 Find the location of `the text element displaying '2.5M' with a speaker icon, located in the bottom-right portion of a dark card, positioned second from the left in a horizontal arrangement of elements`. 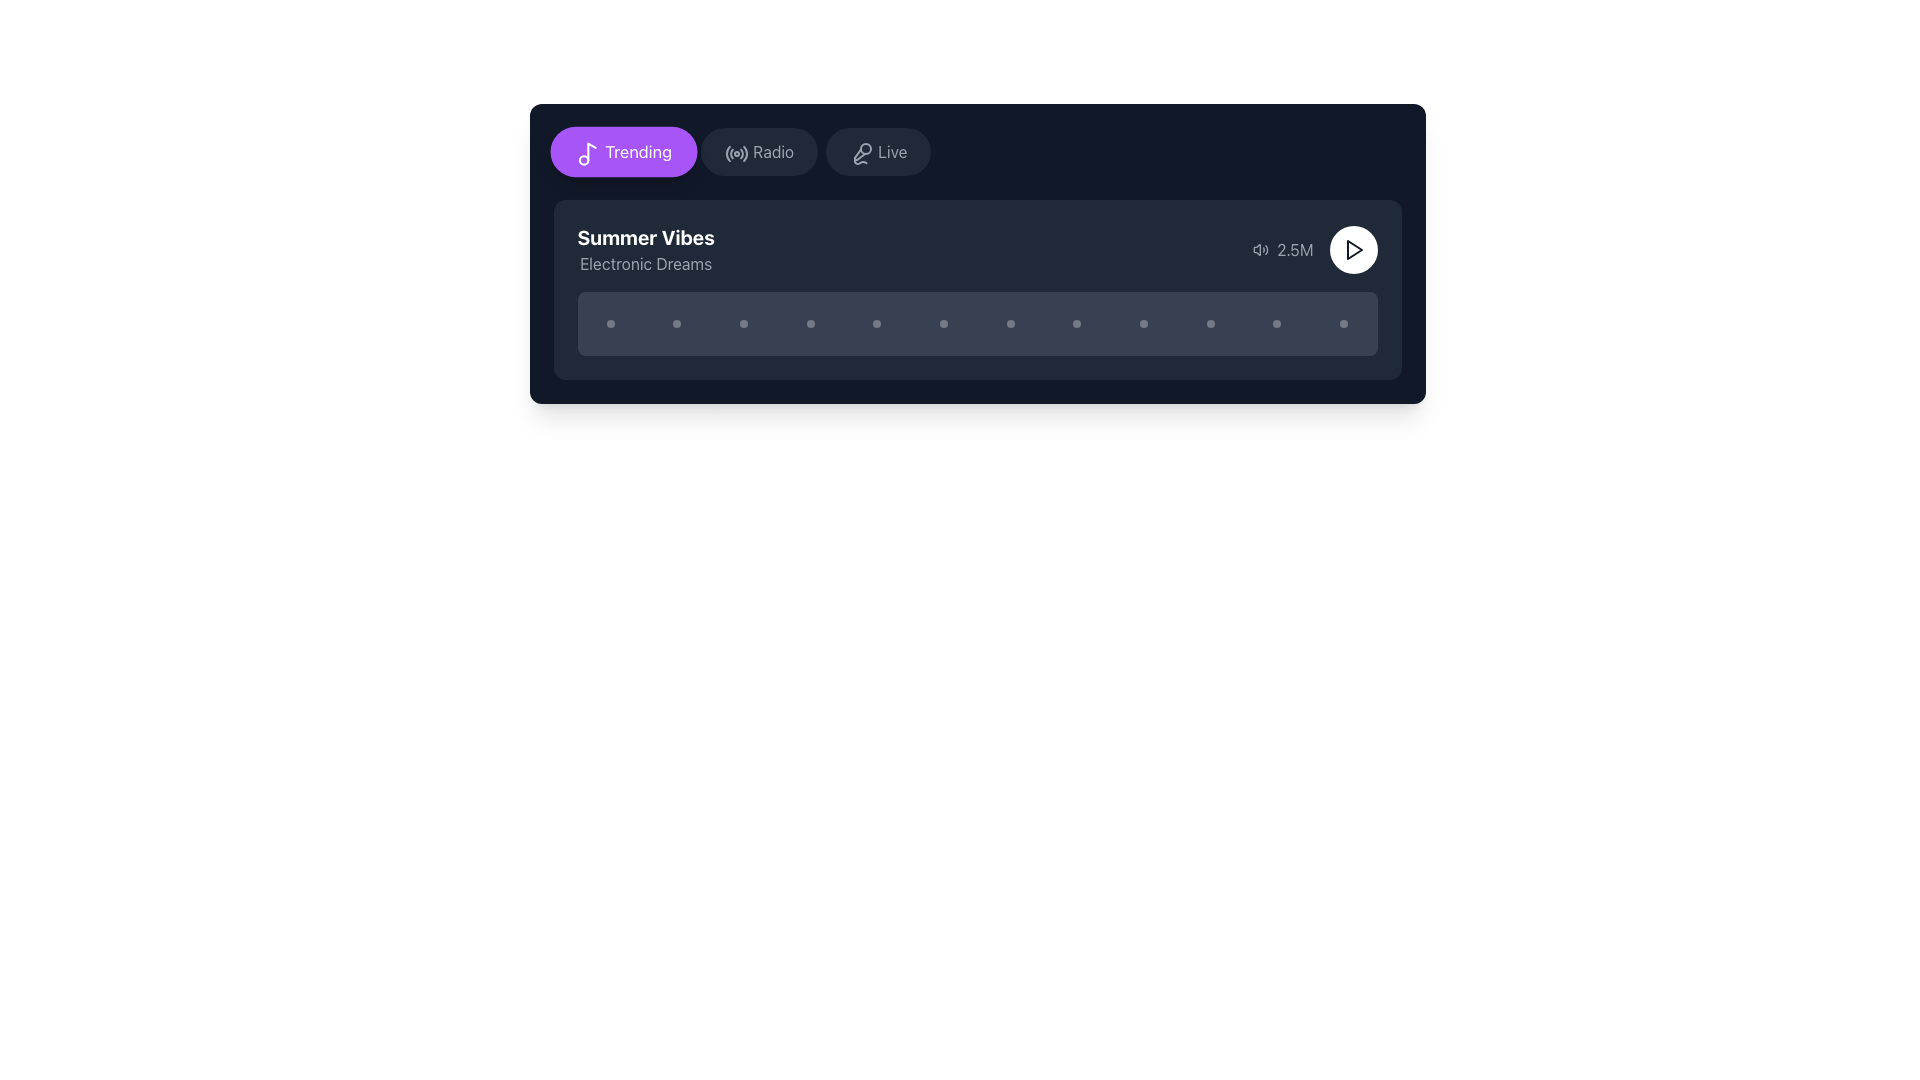

the text element displaying '2.5M' with a speaker icon, located in the bottom-right portion of a dark card, positioned second from the left in a horizontal arrangement of elements is located at coordinates (1283, 249).